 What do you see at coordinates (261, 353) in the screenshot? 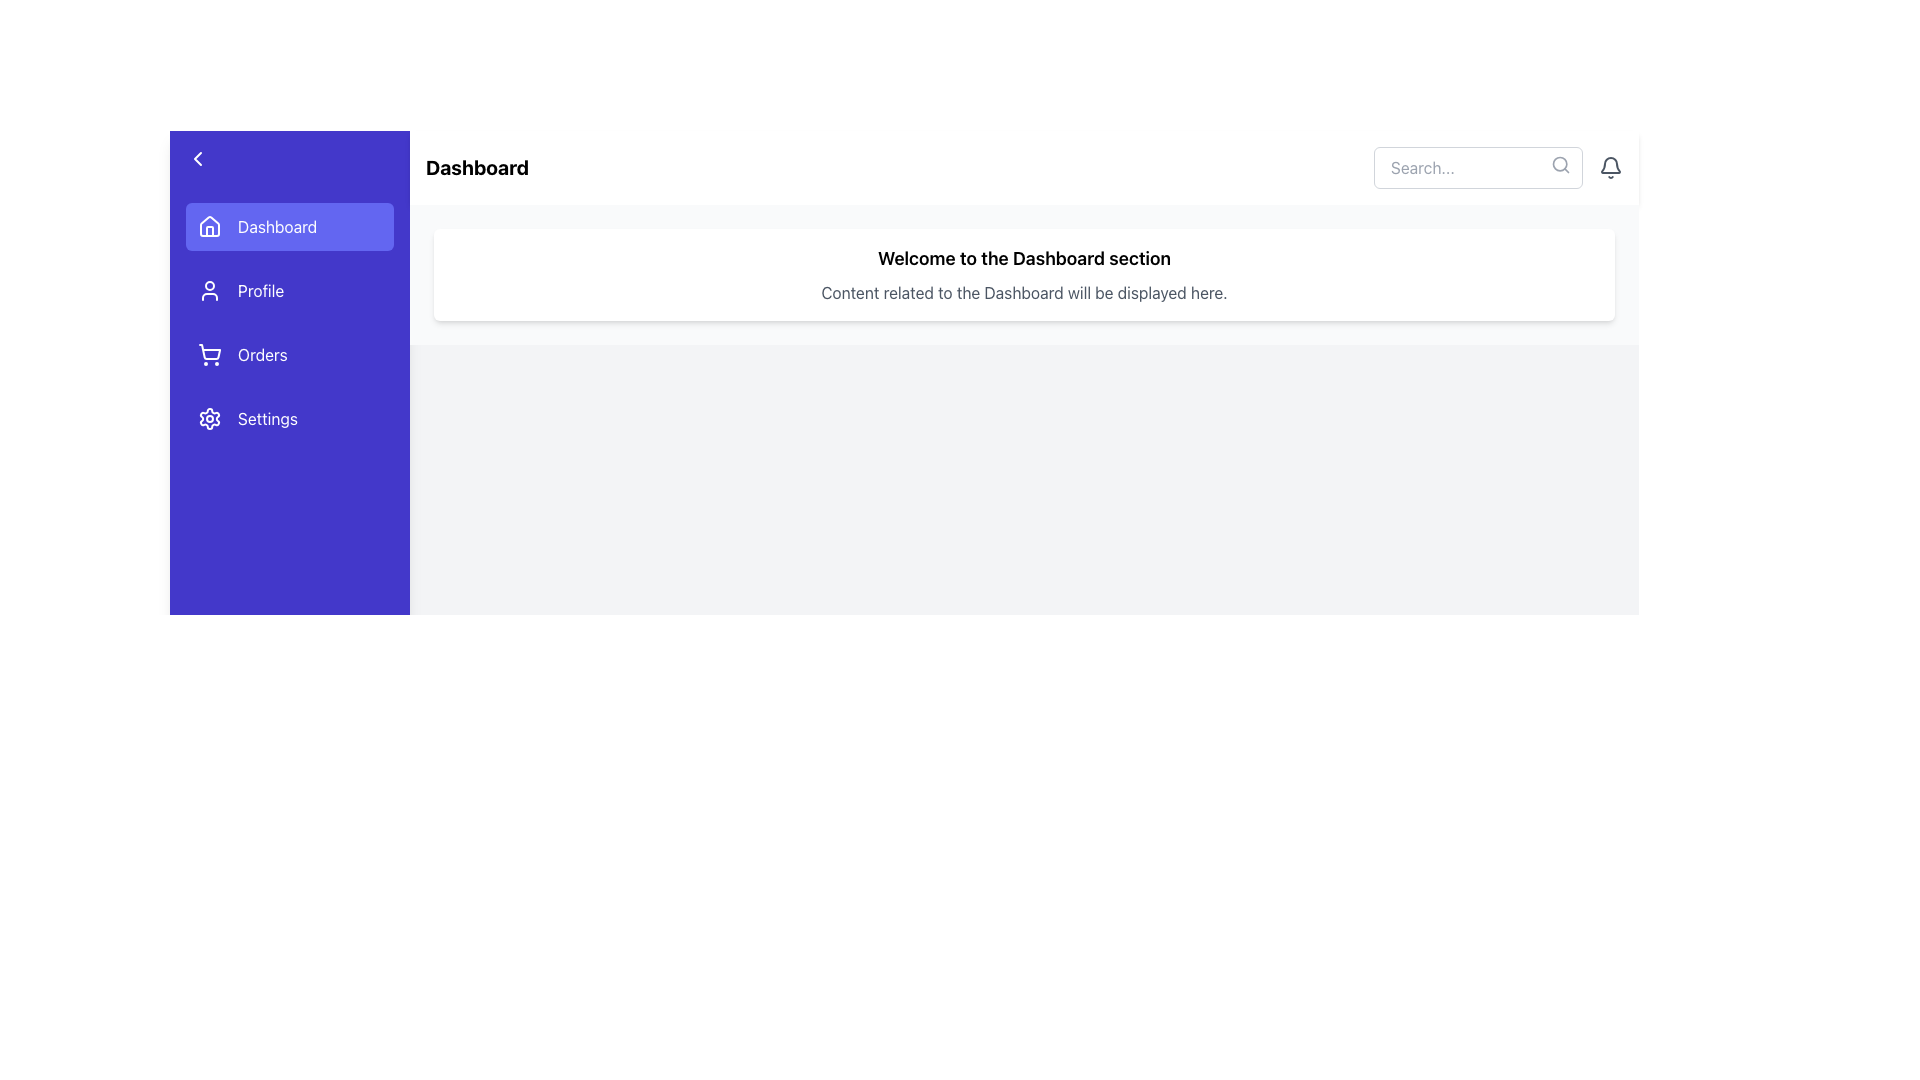
I see `the 'Orders' text label, which is displayed in white font on a blue background, located on the left sidebar under 'Profile' and above 'Settings'` at bounding box center [261, 353].